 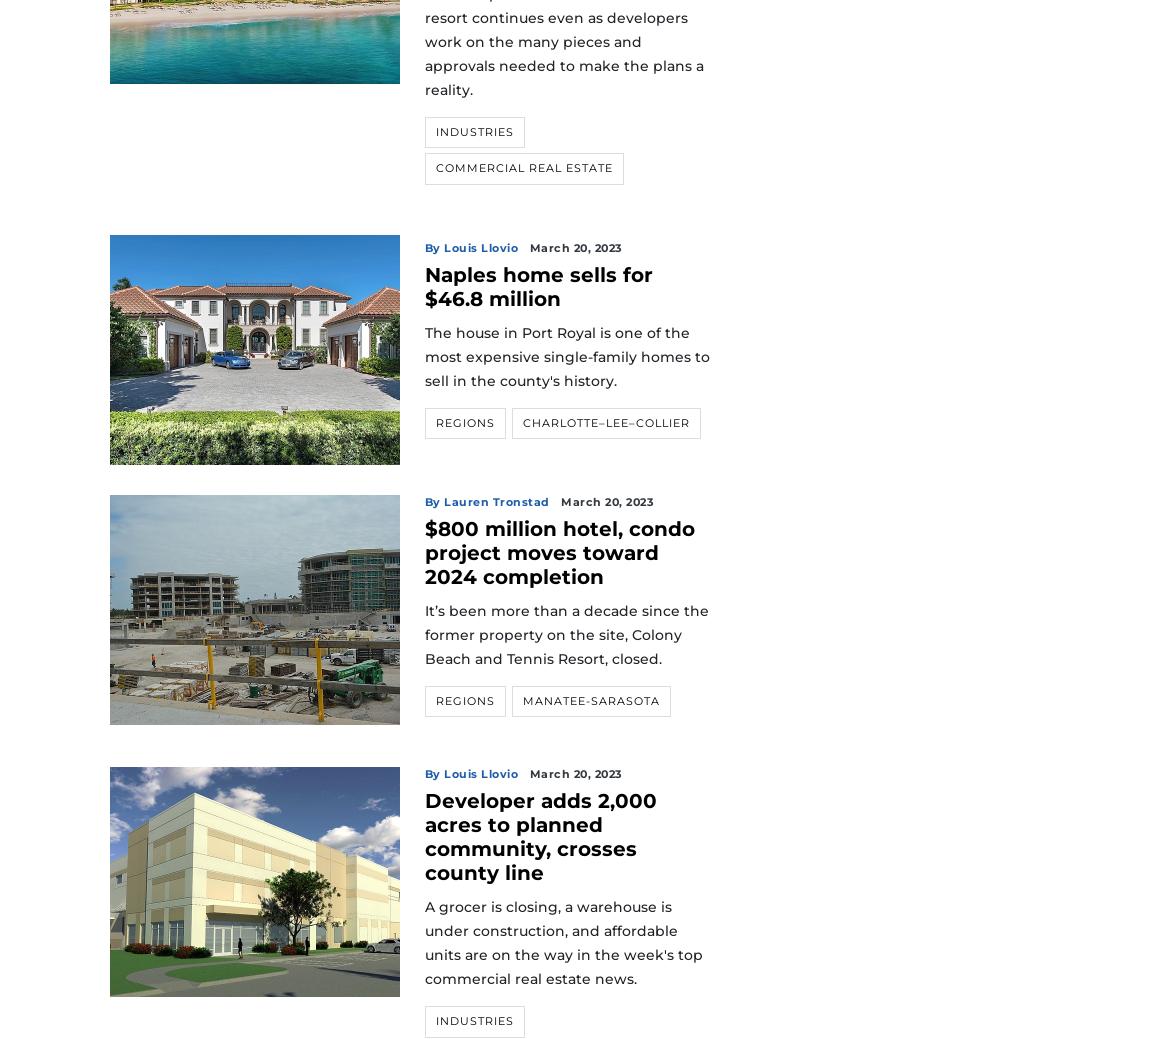 What do you see at coordinates (486, 500) in the screenshot?
I see `'By Lauren Tronstad'` at bounding box center [486, 500].